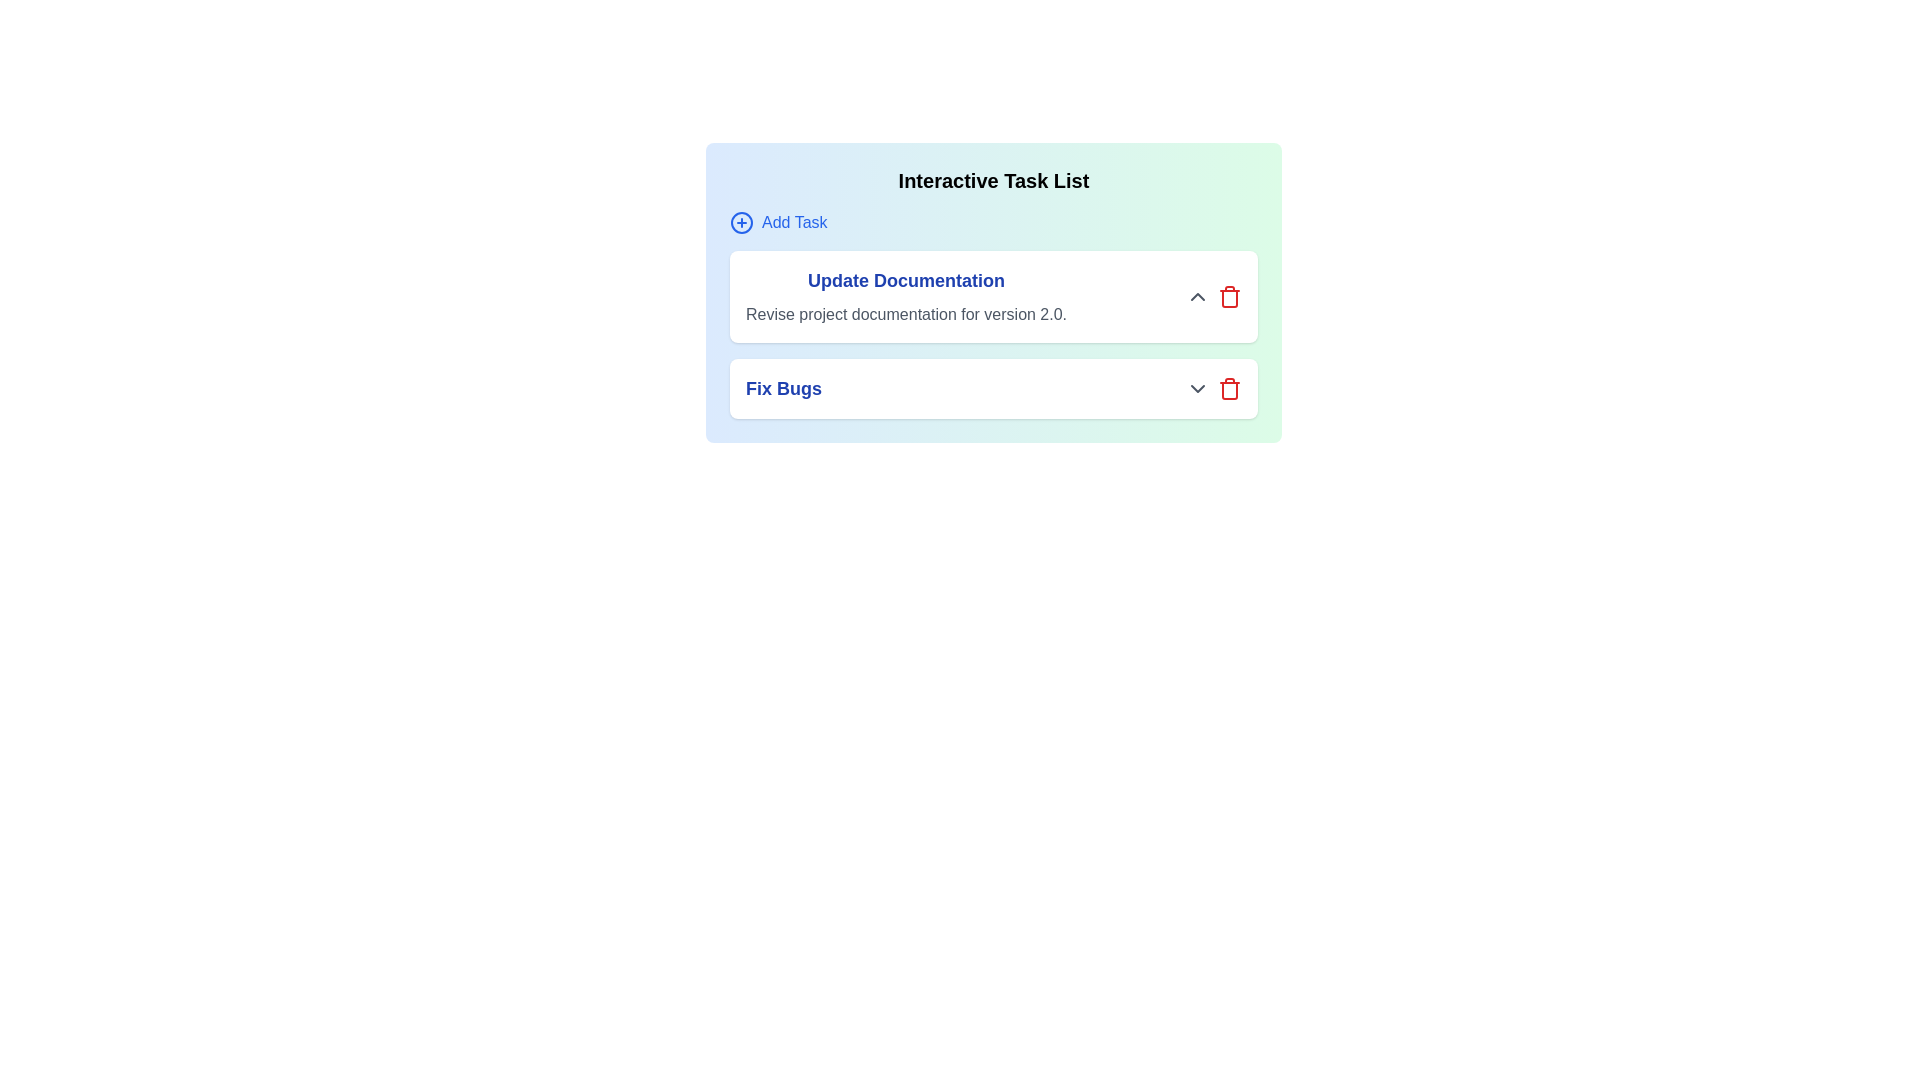  What do you see at coordinates (1228, 389) in the screenshot?
I see `the trash icon to delete the task 'Fix Bugs'` at bounding box center [1228, 389].